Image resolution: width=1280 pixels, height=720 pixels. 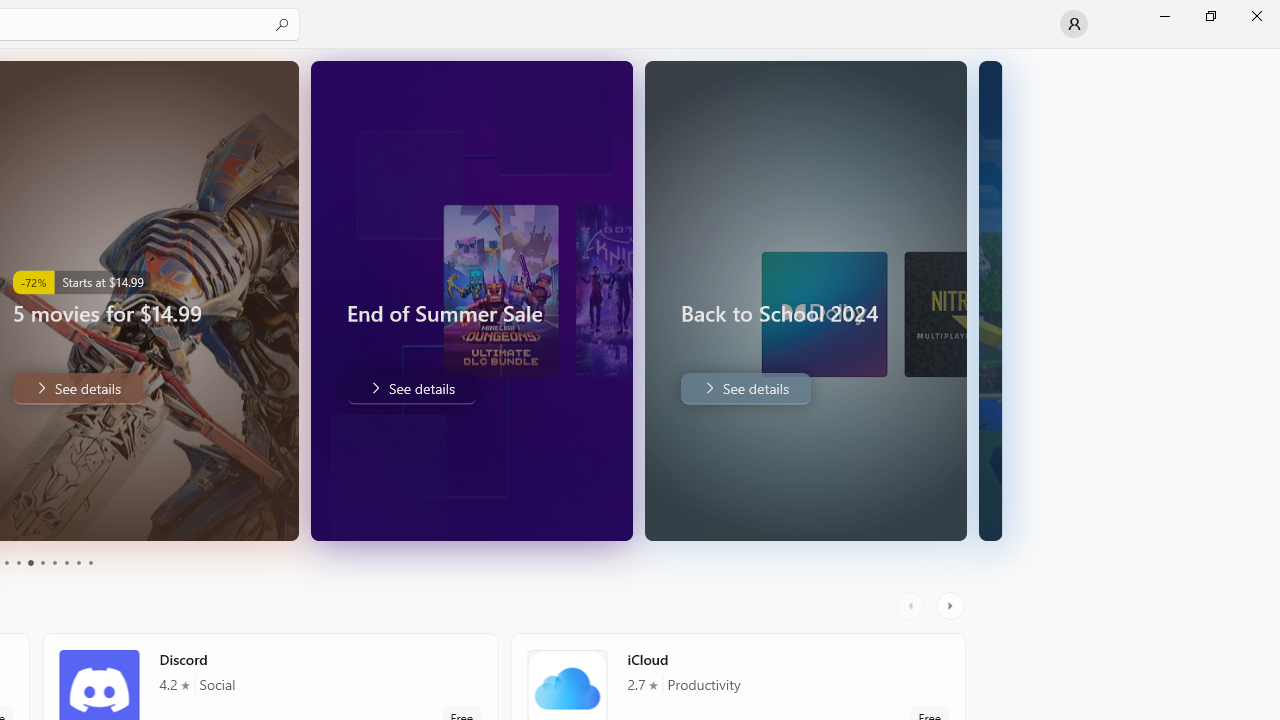 What do you see at coordinates (17, 563) in the screenshot?
I see `'Page 4'` at bounding box center [17, 563].